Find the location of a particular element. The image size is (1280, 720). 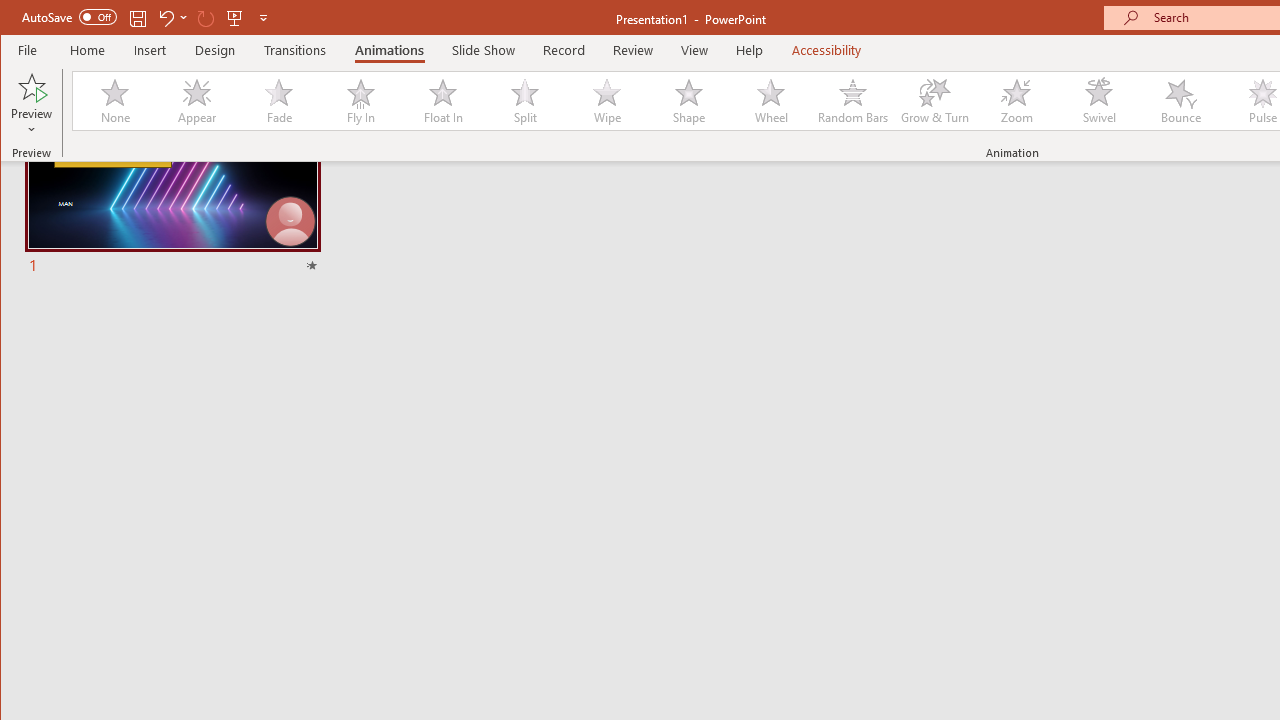

'Redo' is located at coordinates (206, 17).